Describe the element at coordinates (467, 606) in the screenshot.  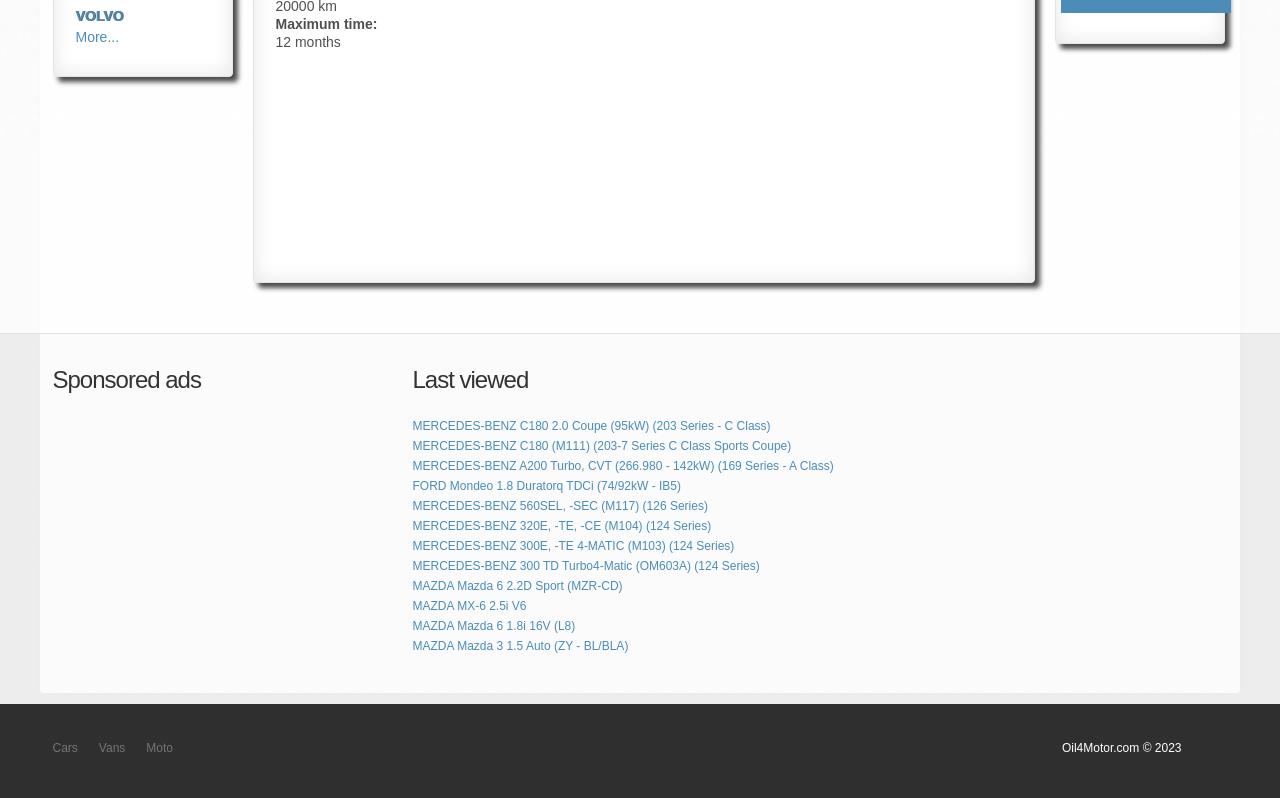
I see `'MAZDA MX-6 2.5i V6'` at that location.